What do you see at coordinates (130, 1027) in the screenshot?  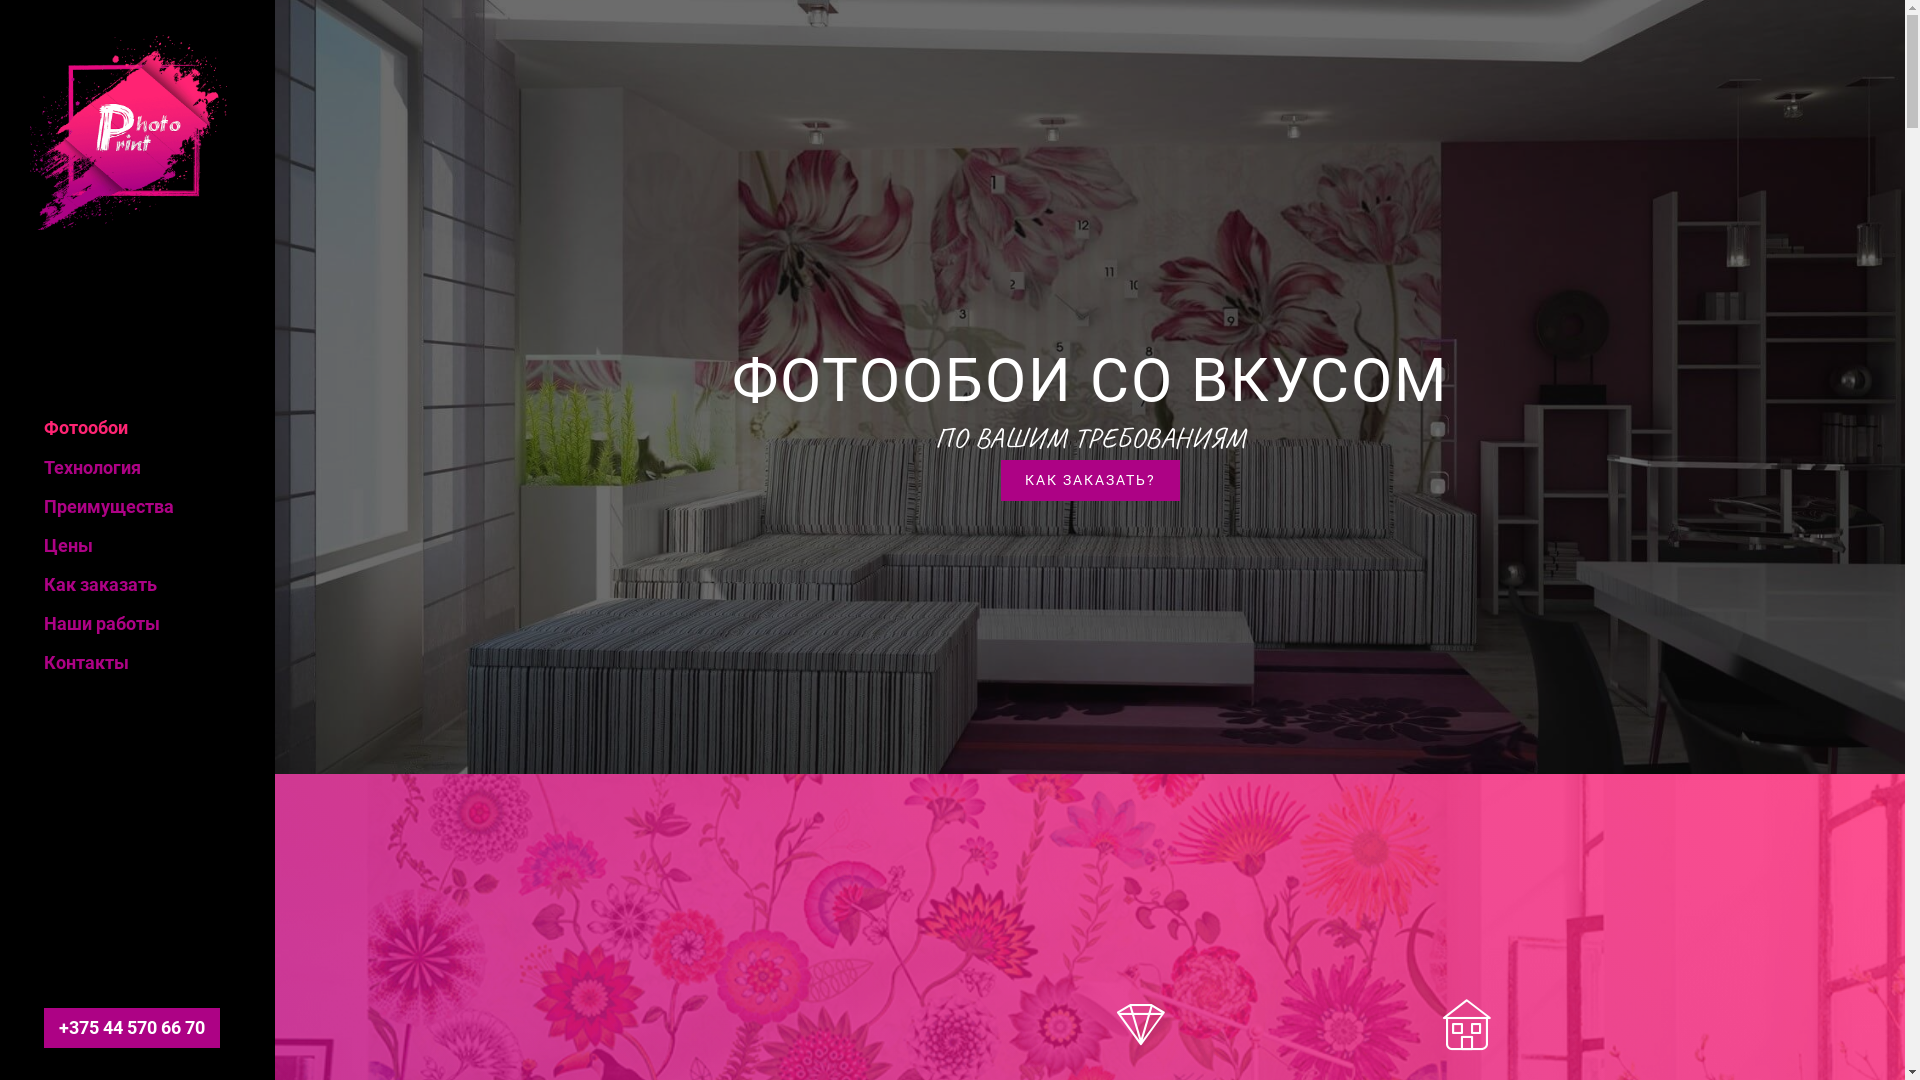 I see `'+375 44 570 66 70'` at bounding box center [130, 1027].